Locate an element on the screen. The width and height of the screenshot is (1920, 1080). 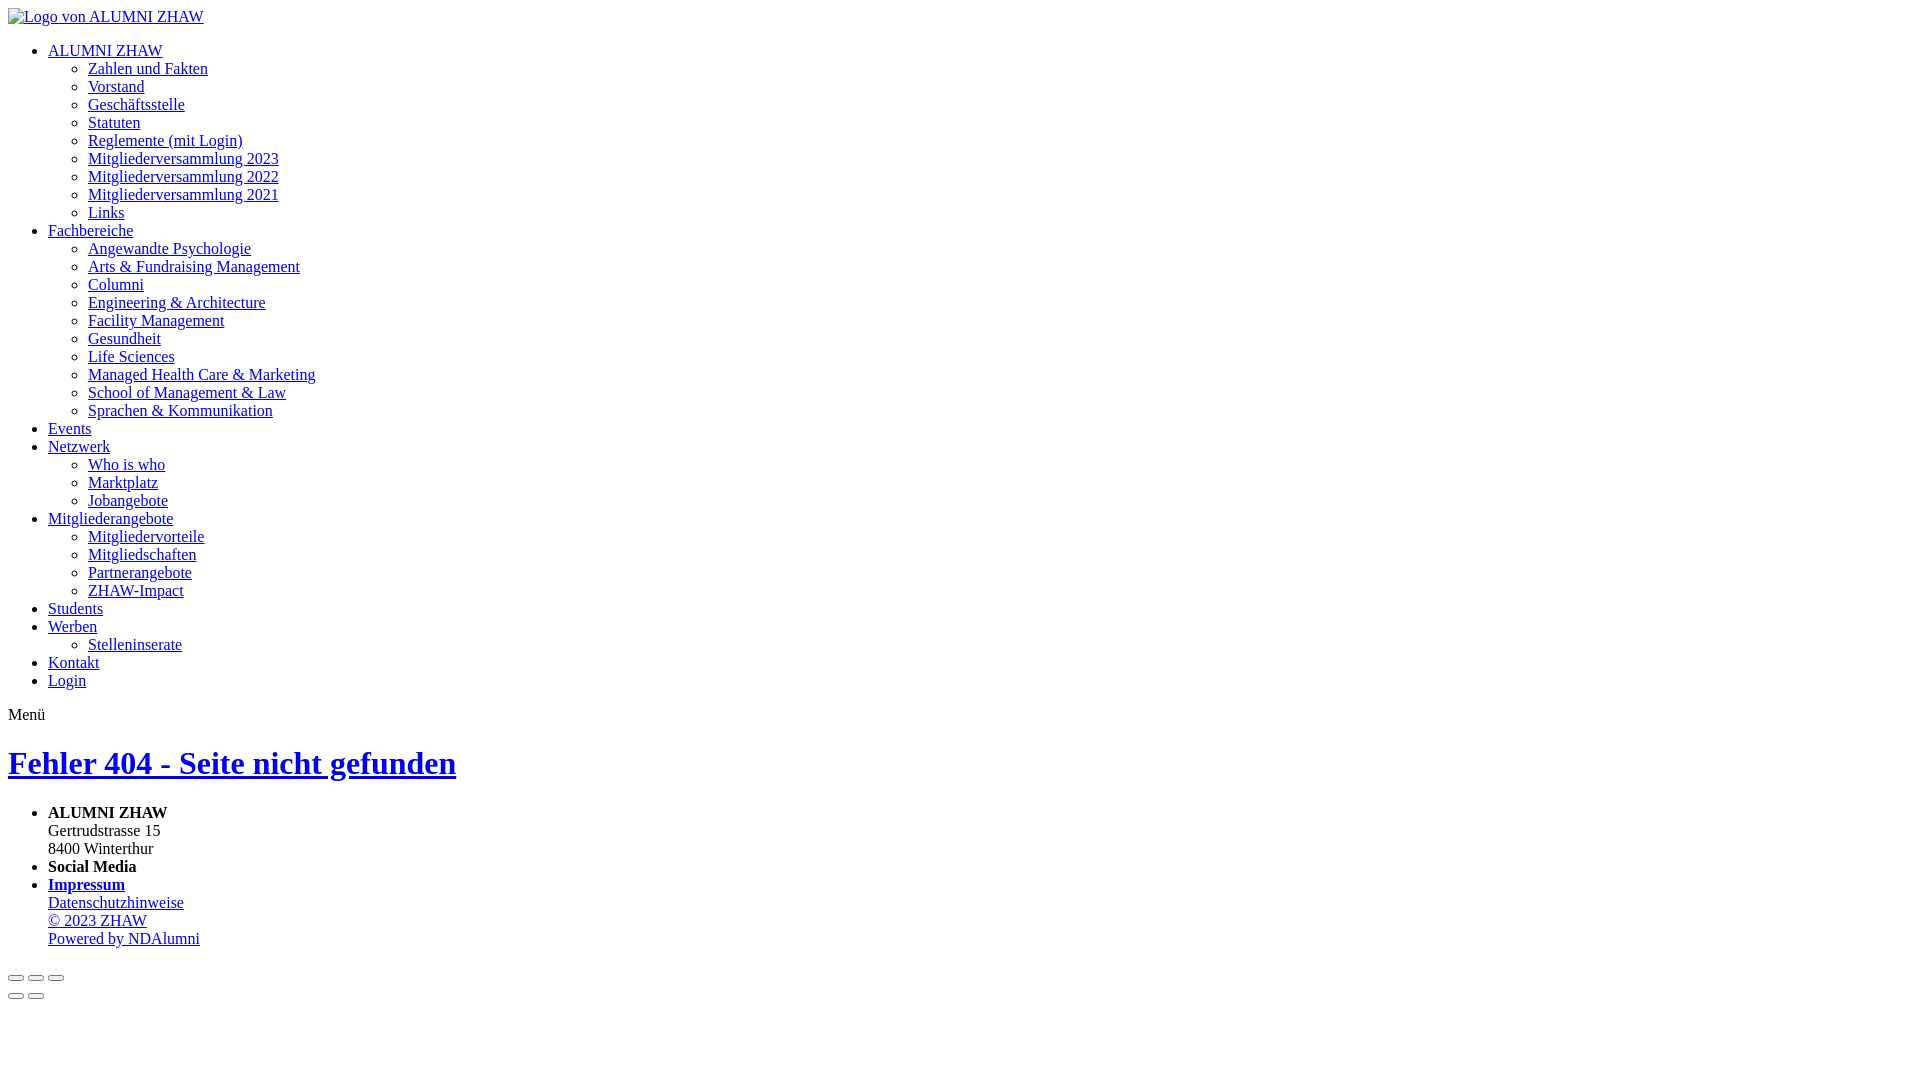
'Mitgliederversammlung 2023' is located at coordinates (183, 157).